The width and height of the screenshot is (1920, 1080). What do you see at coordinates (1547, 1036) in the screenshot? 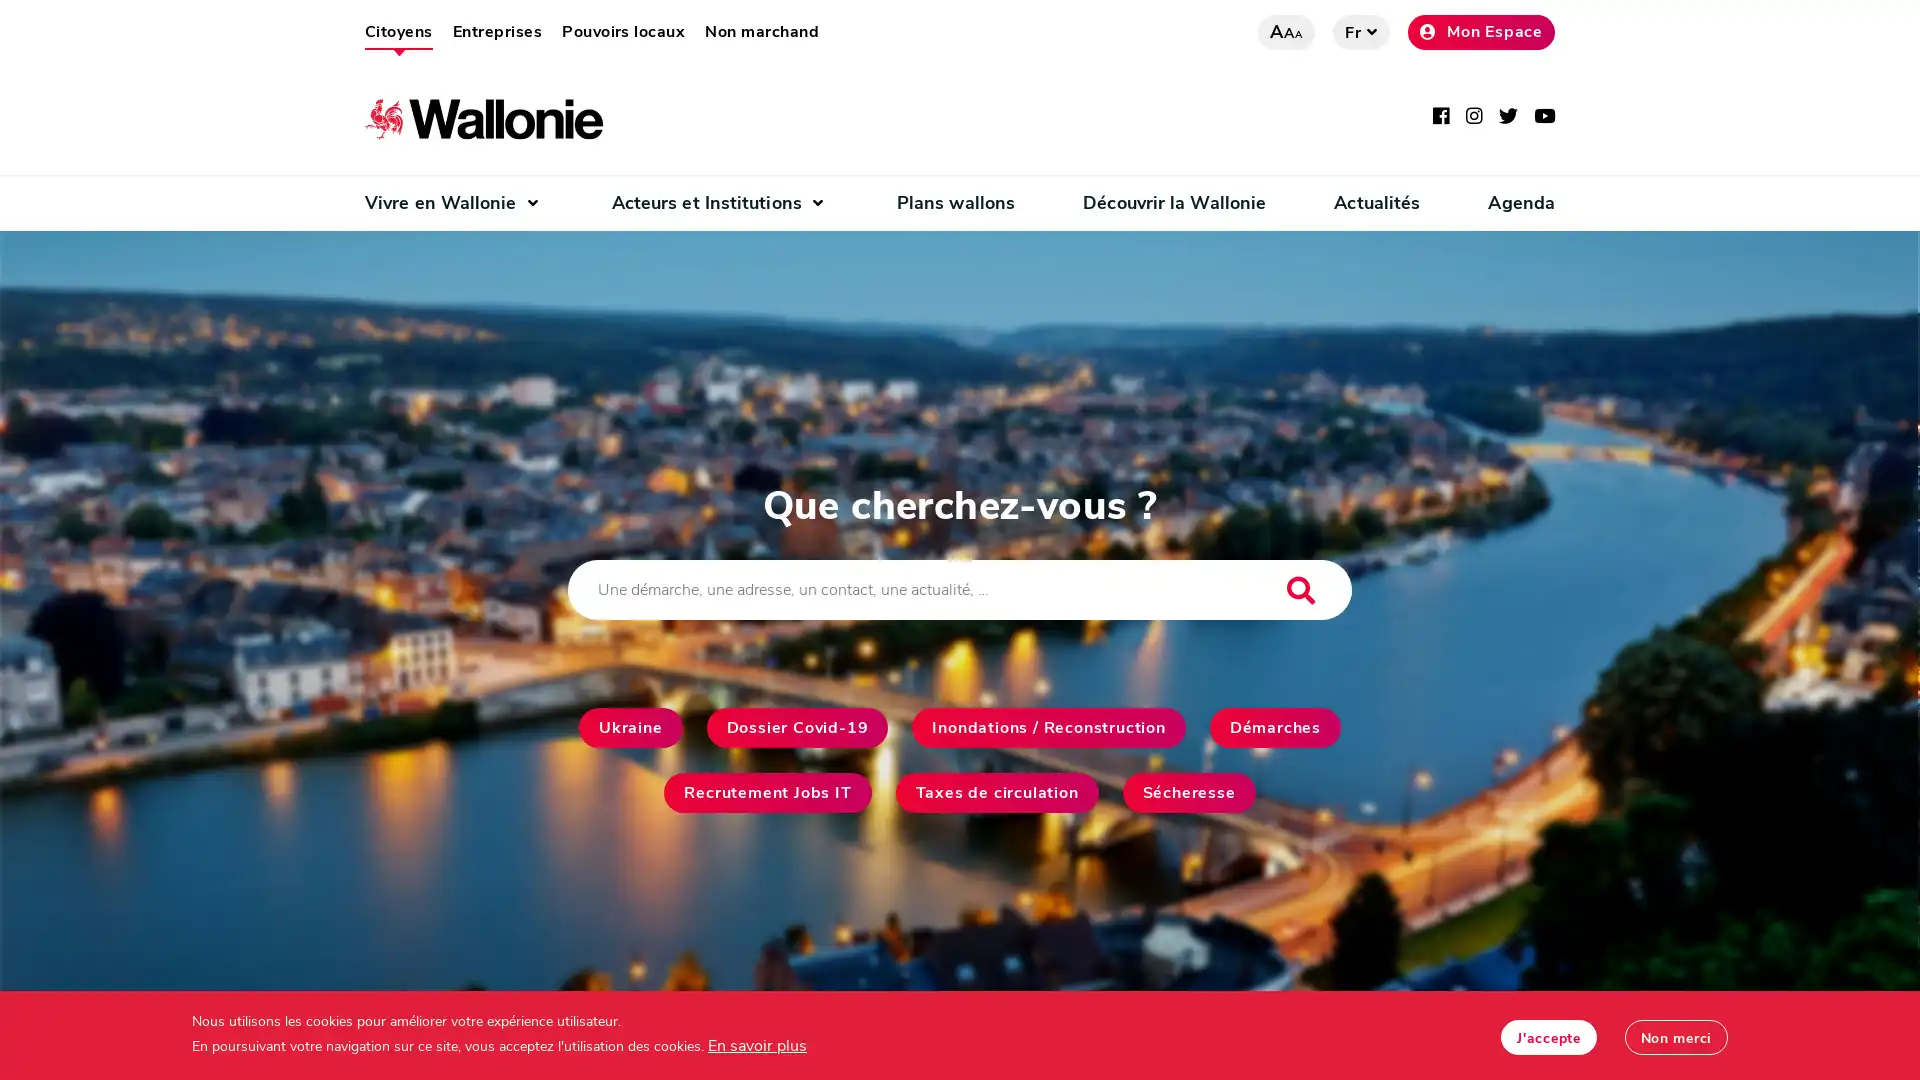
I see `J'accepte` at bounding box center [1547, 1036].